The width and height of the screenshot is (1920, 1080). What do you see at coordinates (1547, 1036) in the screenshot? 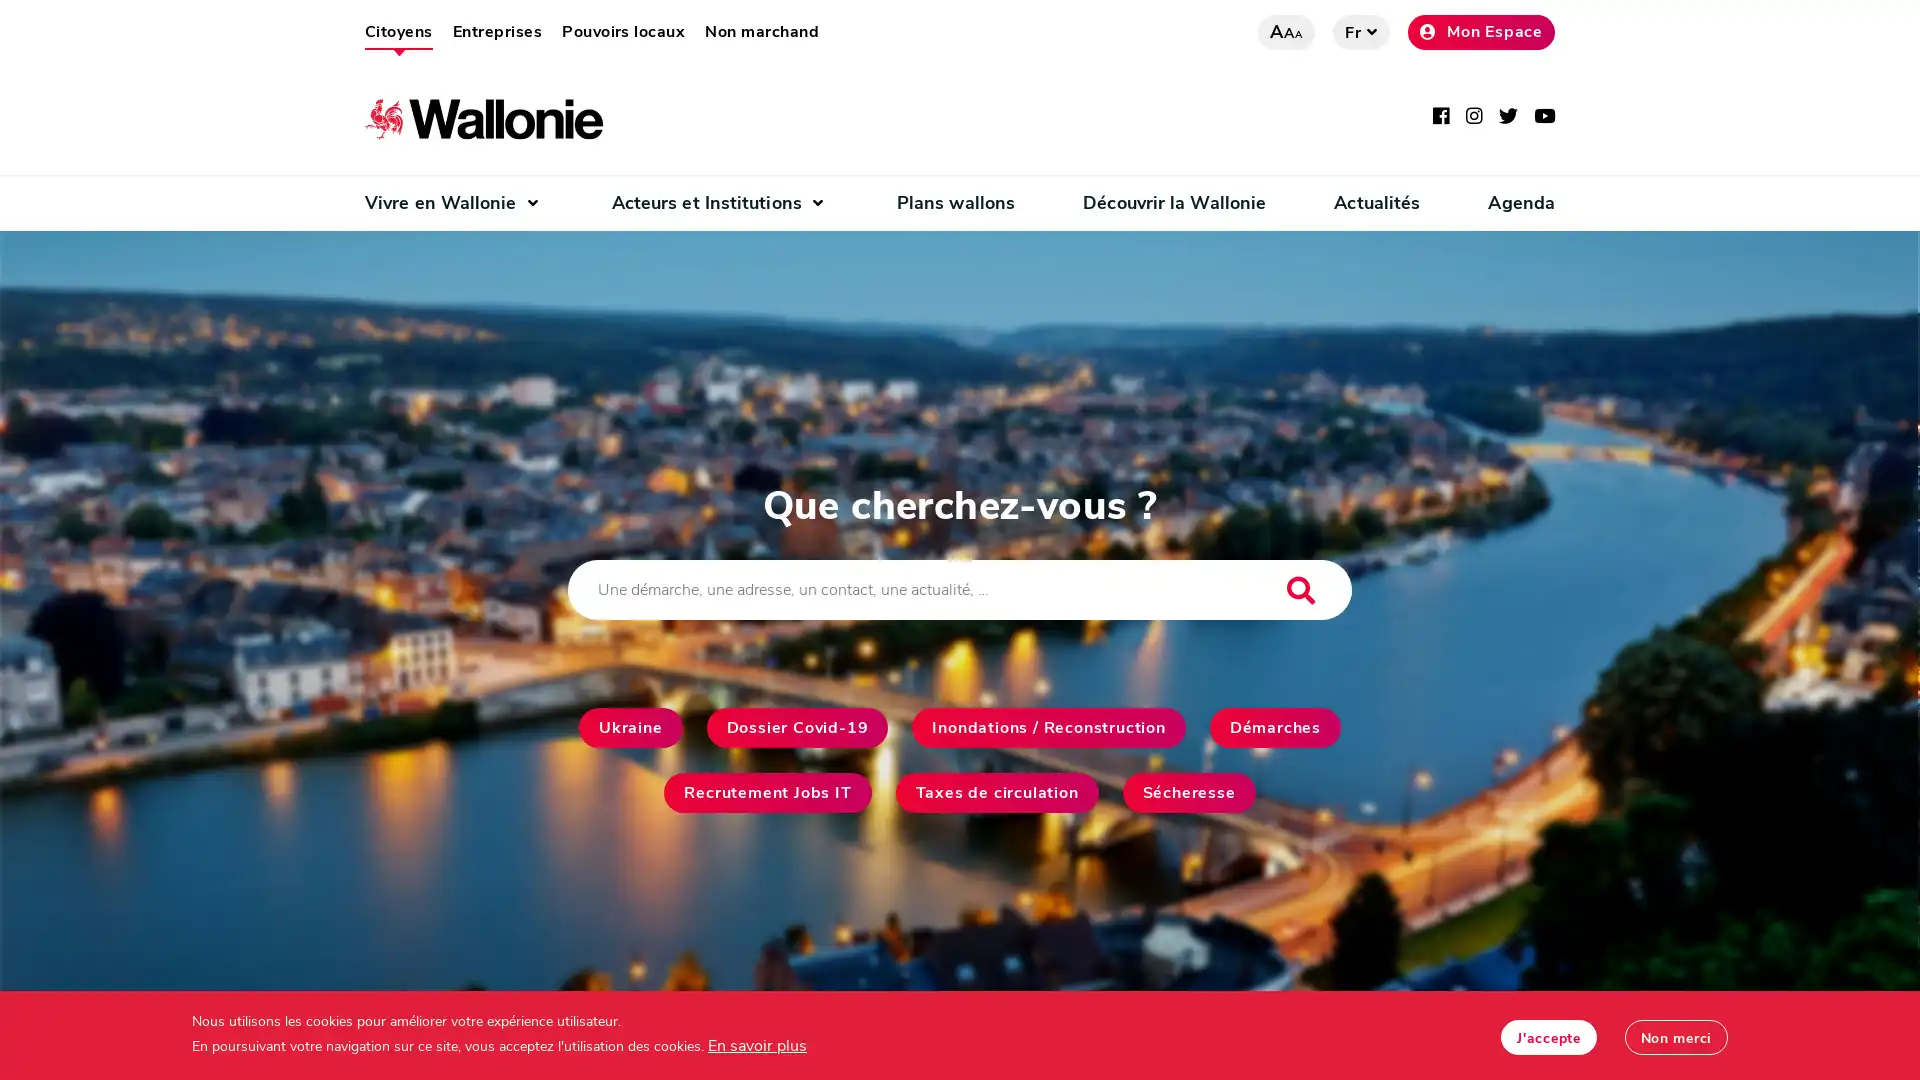
I see `J'accepte` at bounding box center [1547, 1036].